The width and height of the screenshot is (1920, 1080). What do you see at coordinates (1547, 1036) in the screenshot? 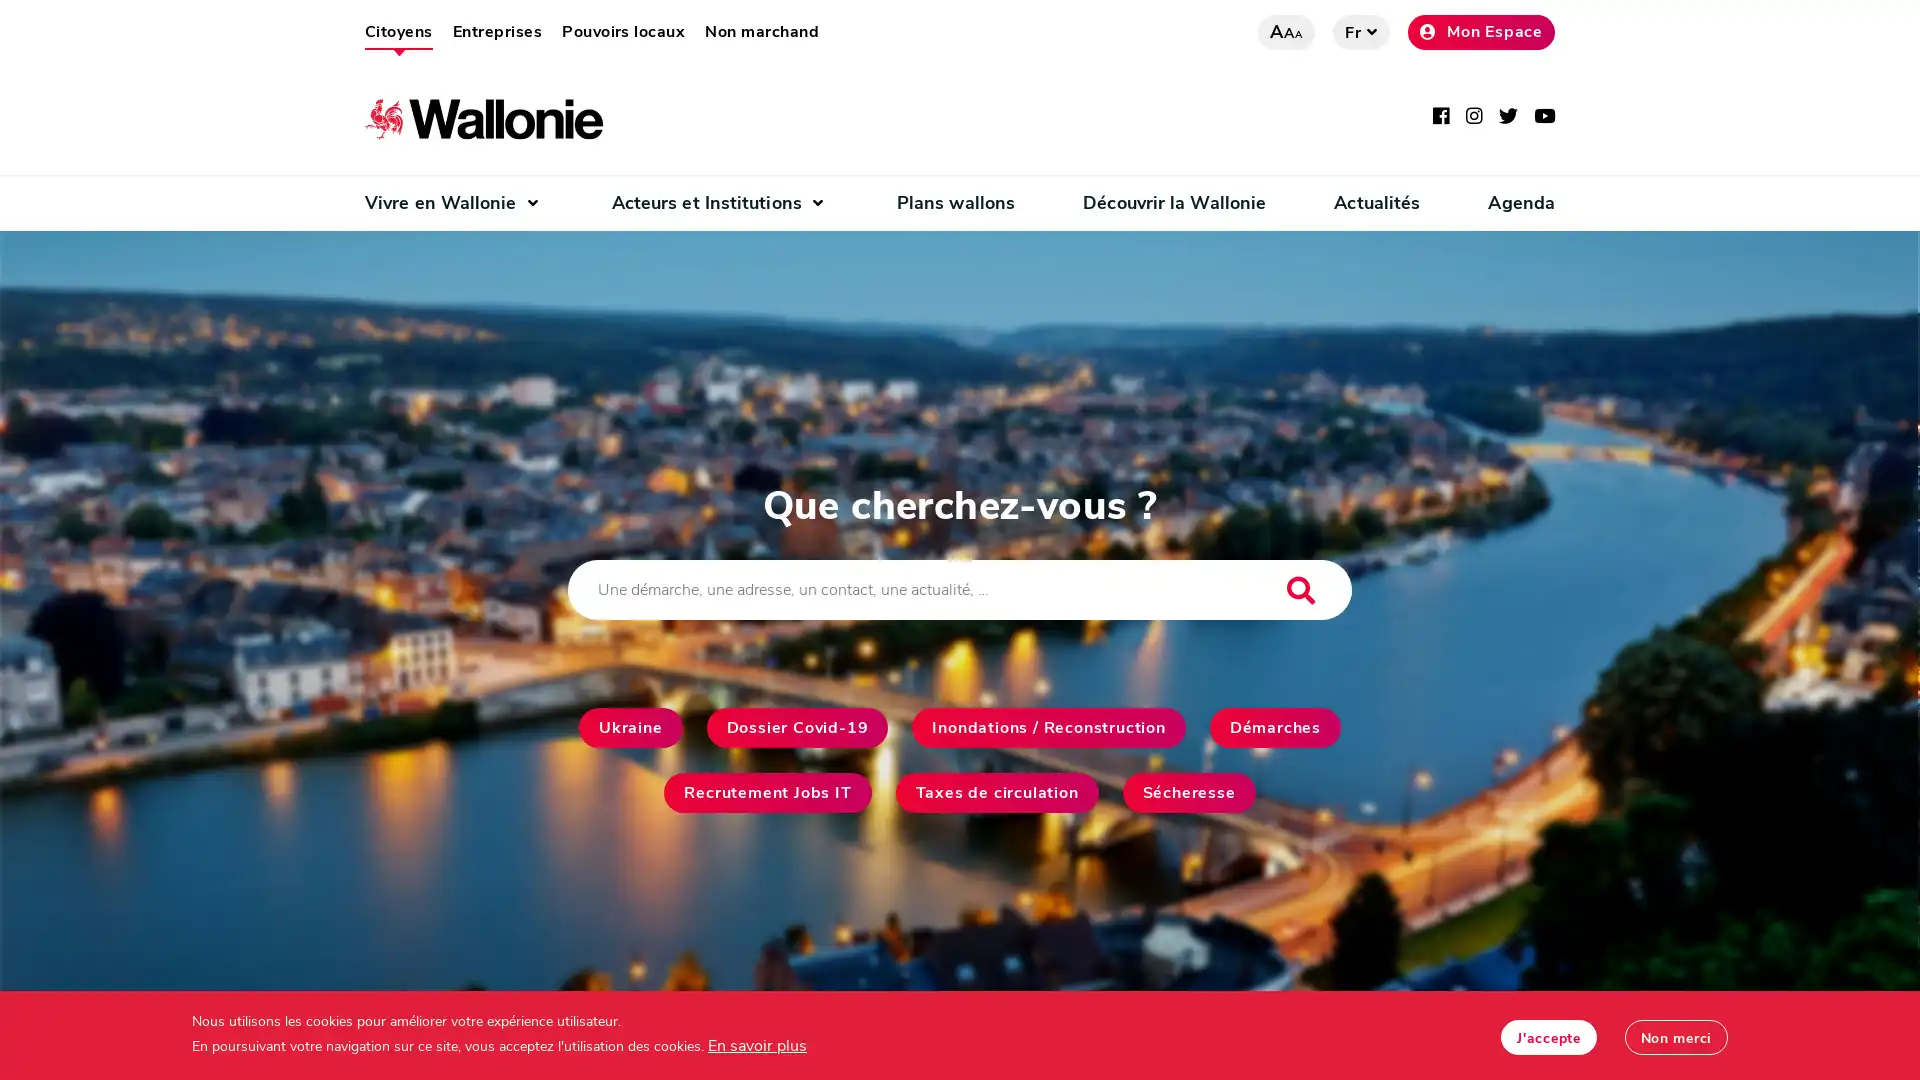
I see `J'accepte` at bounding box center [1547, 1036].